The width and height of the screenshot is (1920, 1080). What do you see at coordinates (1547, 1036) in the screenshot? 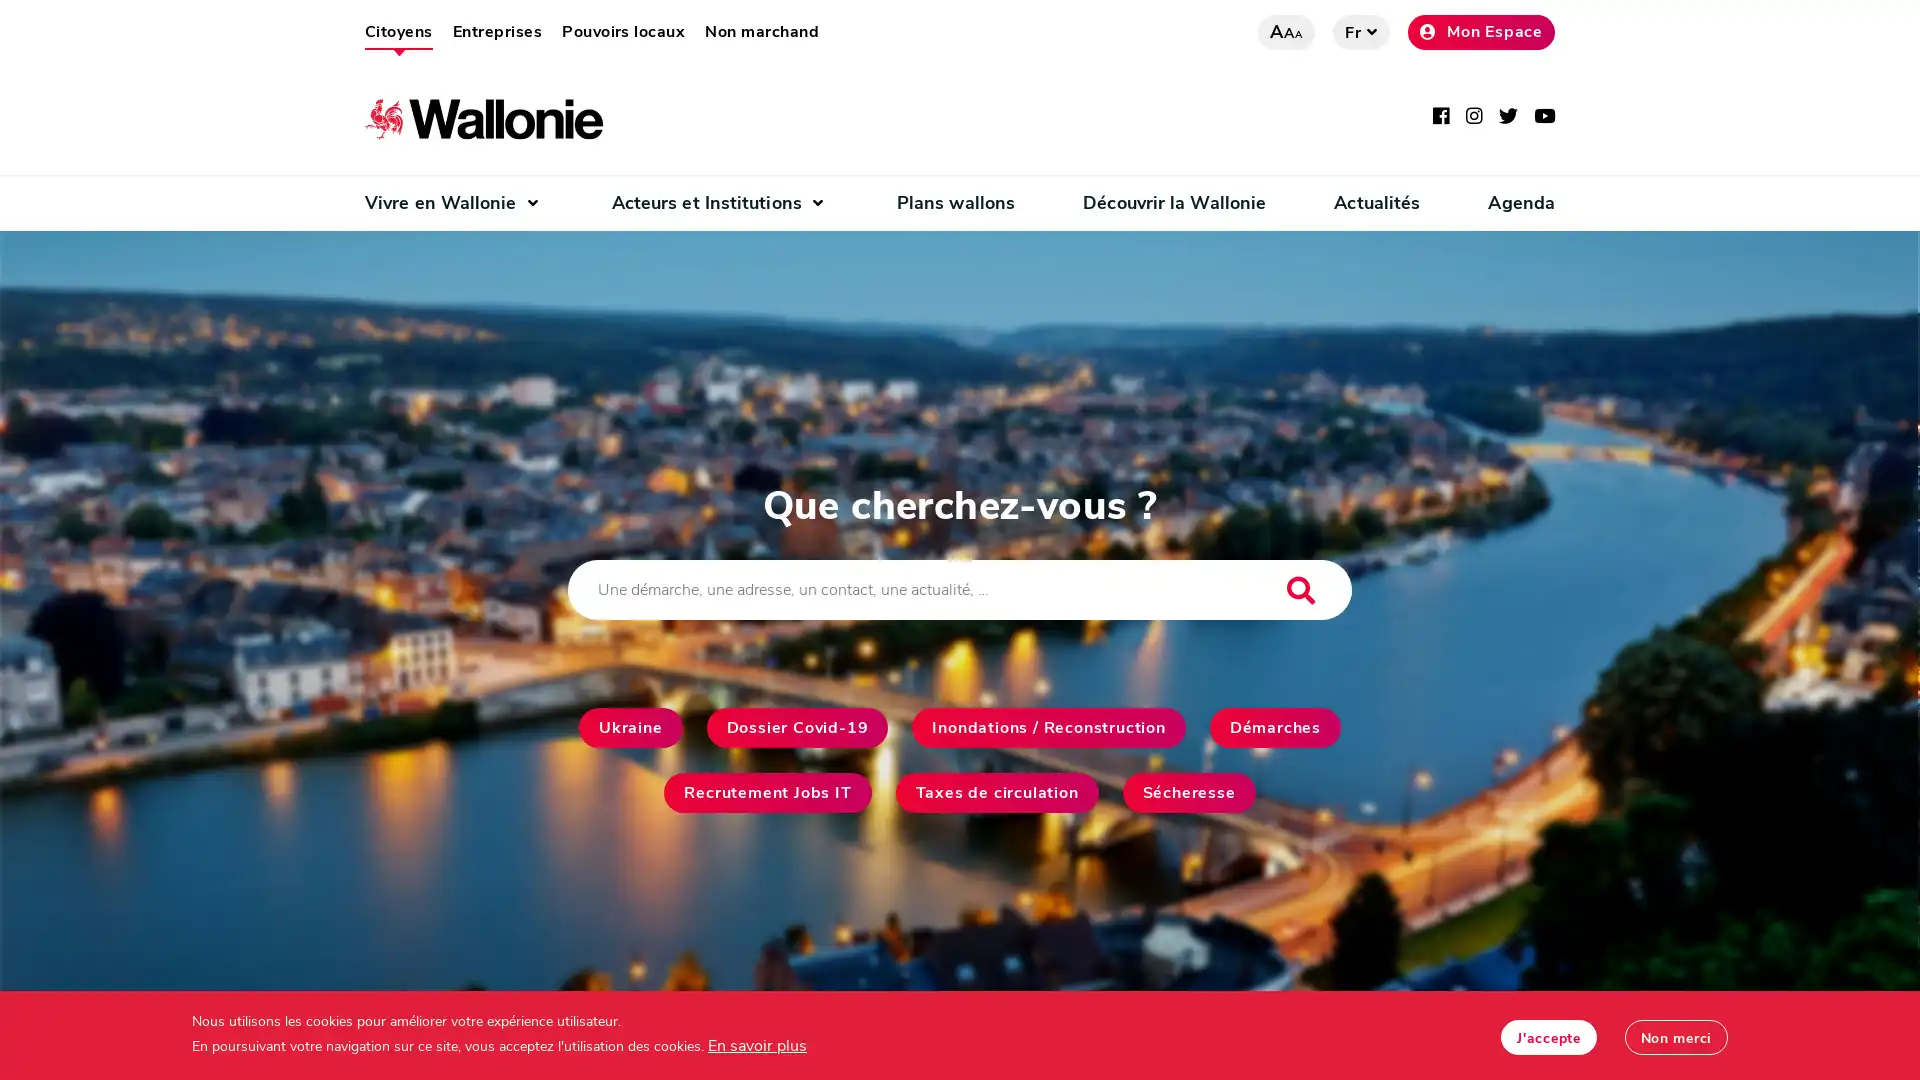
I see `J'accepte` at bounding box center [1547, 1036].